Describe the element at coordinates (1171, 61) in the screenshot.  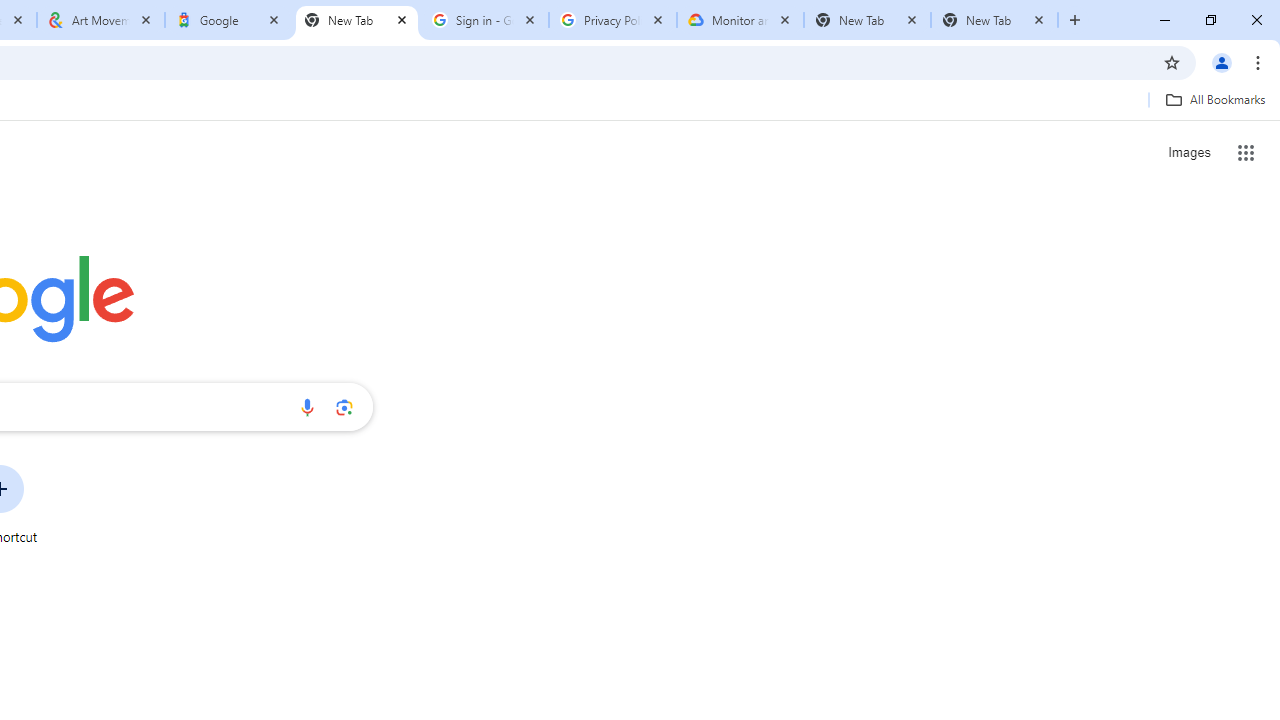
I see `'Bookmark this tab'` at that location.